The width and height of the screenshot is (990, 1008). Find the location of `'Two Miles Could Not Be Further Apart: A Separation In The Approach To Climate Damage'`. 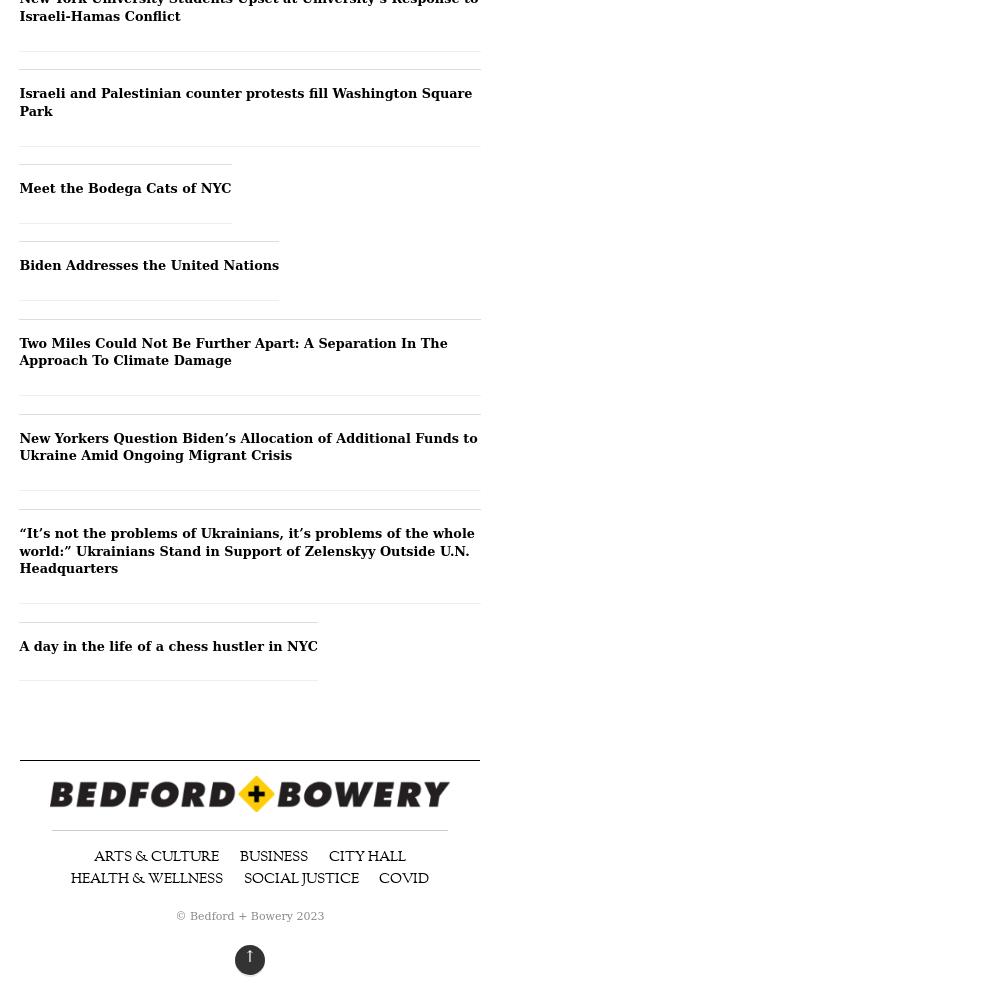

'Two Miles Could Not Be Further Apart: A Separation In The Approach To Climate Damage' is located at coordinates (232, 351).